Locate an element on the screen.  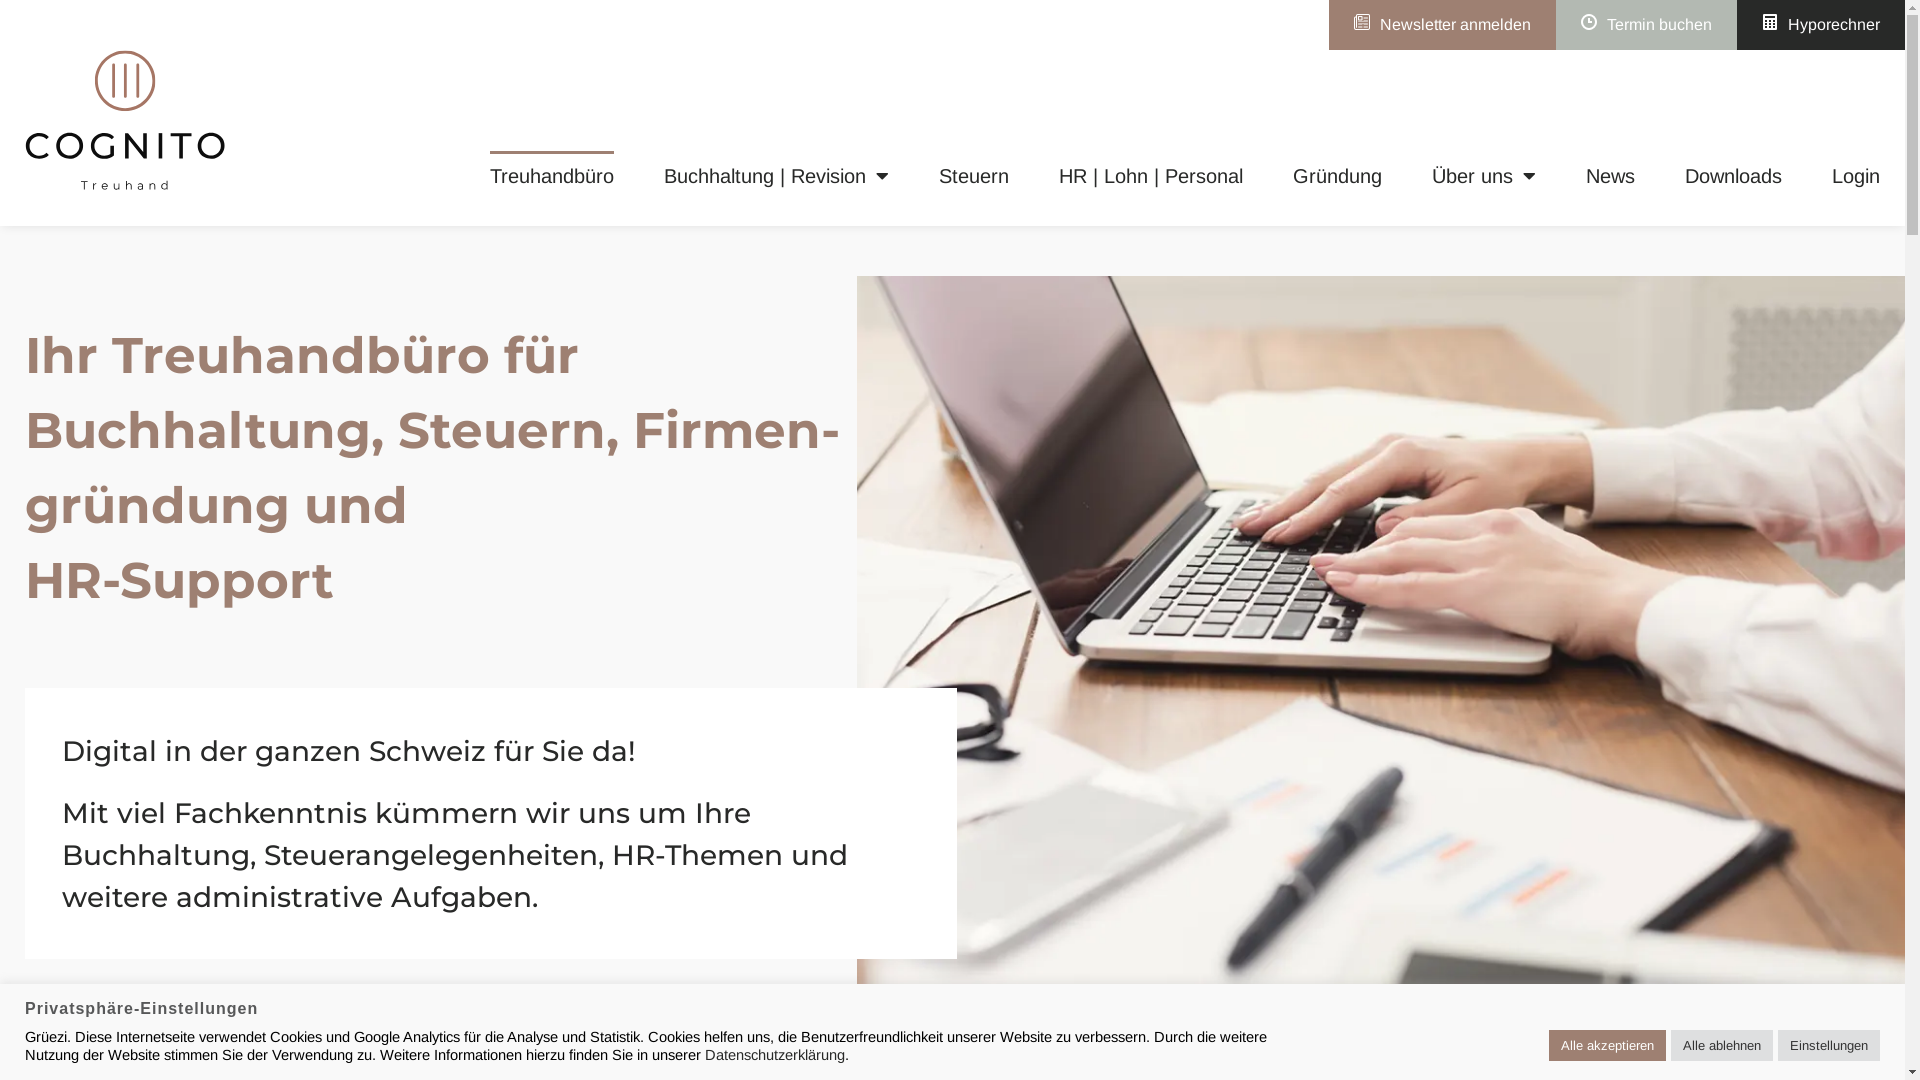
'News' is located at coordinates (1610, 175).